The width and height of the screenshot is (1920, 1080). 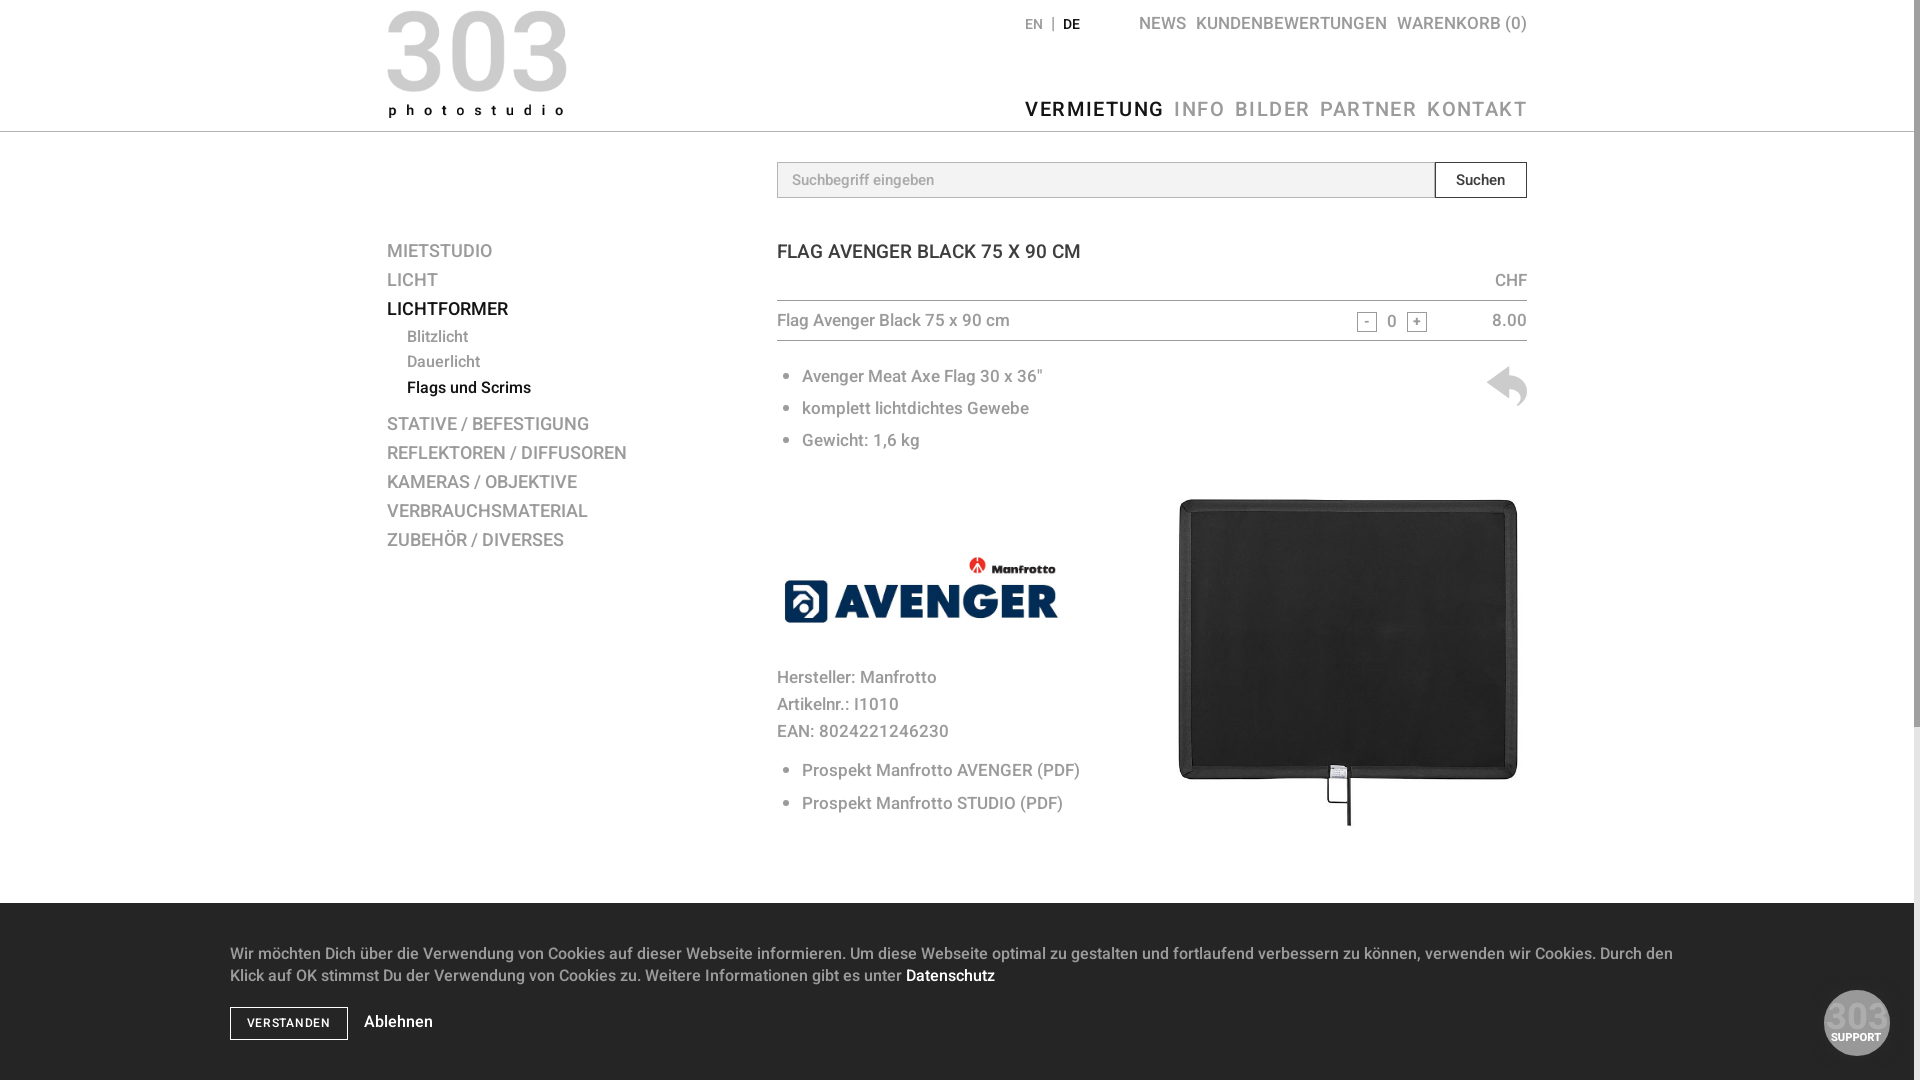 What do you see at coordinates (931, 801) in the screenshot?
I see `'Prospekt Manfrotto STUDIO (PDF)'` at bounding box center [931, 801].